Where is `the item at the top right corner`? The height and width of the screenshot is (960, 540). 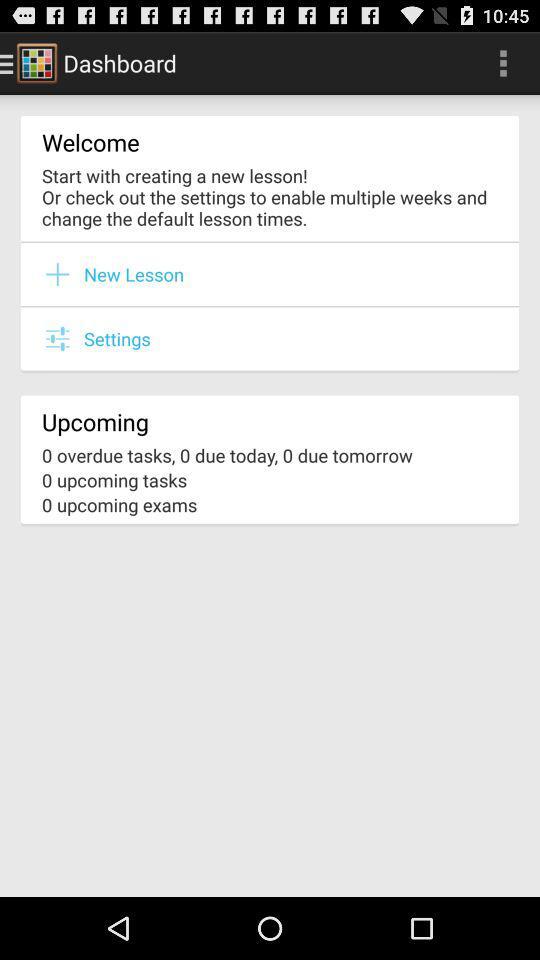
the item at the top right corner is located at coordinates (502, 62).